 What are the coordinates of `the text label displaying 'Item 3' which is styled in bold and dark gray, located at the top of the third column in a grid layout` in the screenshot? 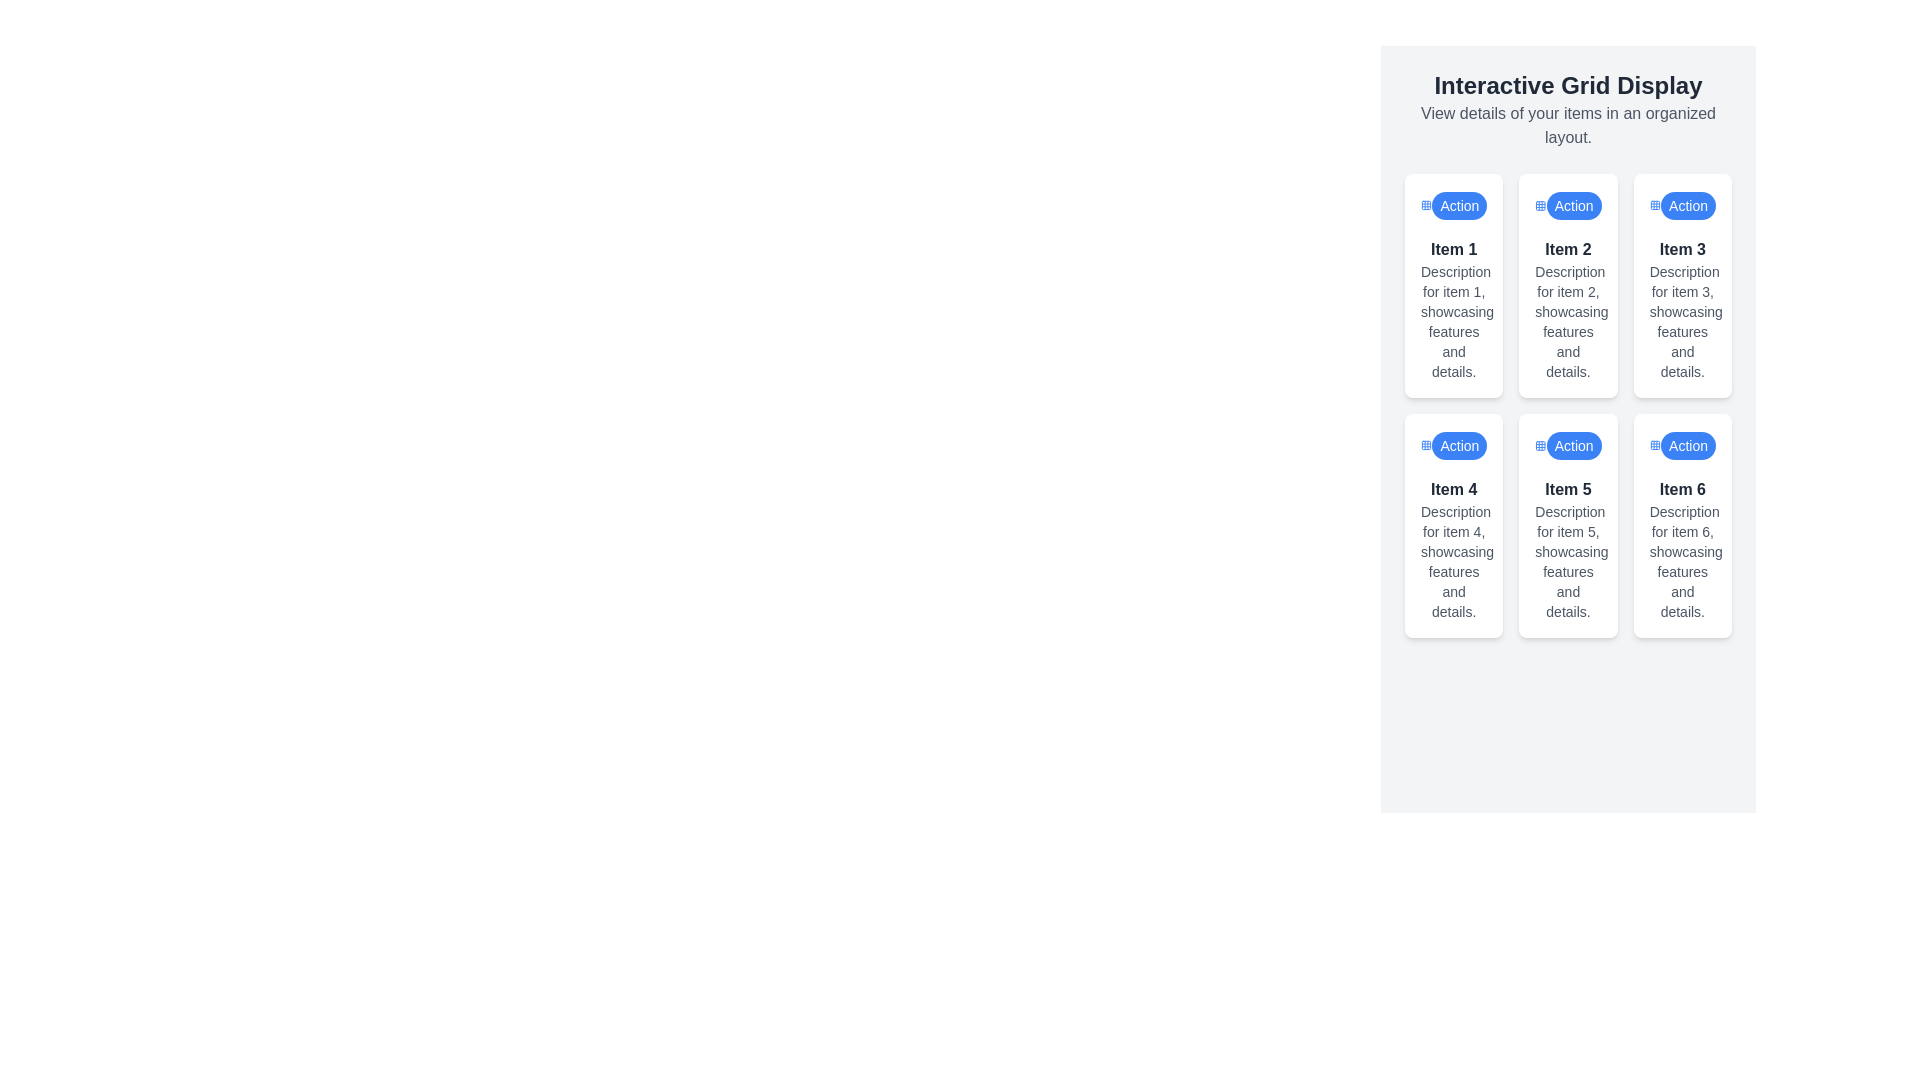 It's located at (1681, 249).